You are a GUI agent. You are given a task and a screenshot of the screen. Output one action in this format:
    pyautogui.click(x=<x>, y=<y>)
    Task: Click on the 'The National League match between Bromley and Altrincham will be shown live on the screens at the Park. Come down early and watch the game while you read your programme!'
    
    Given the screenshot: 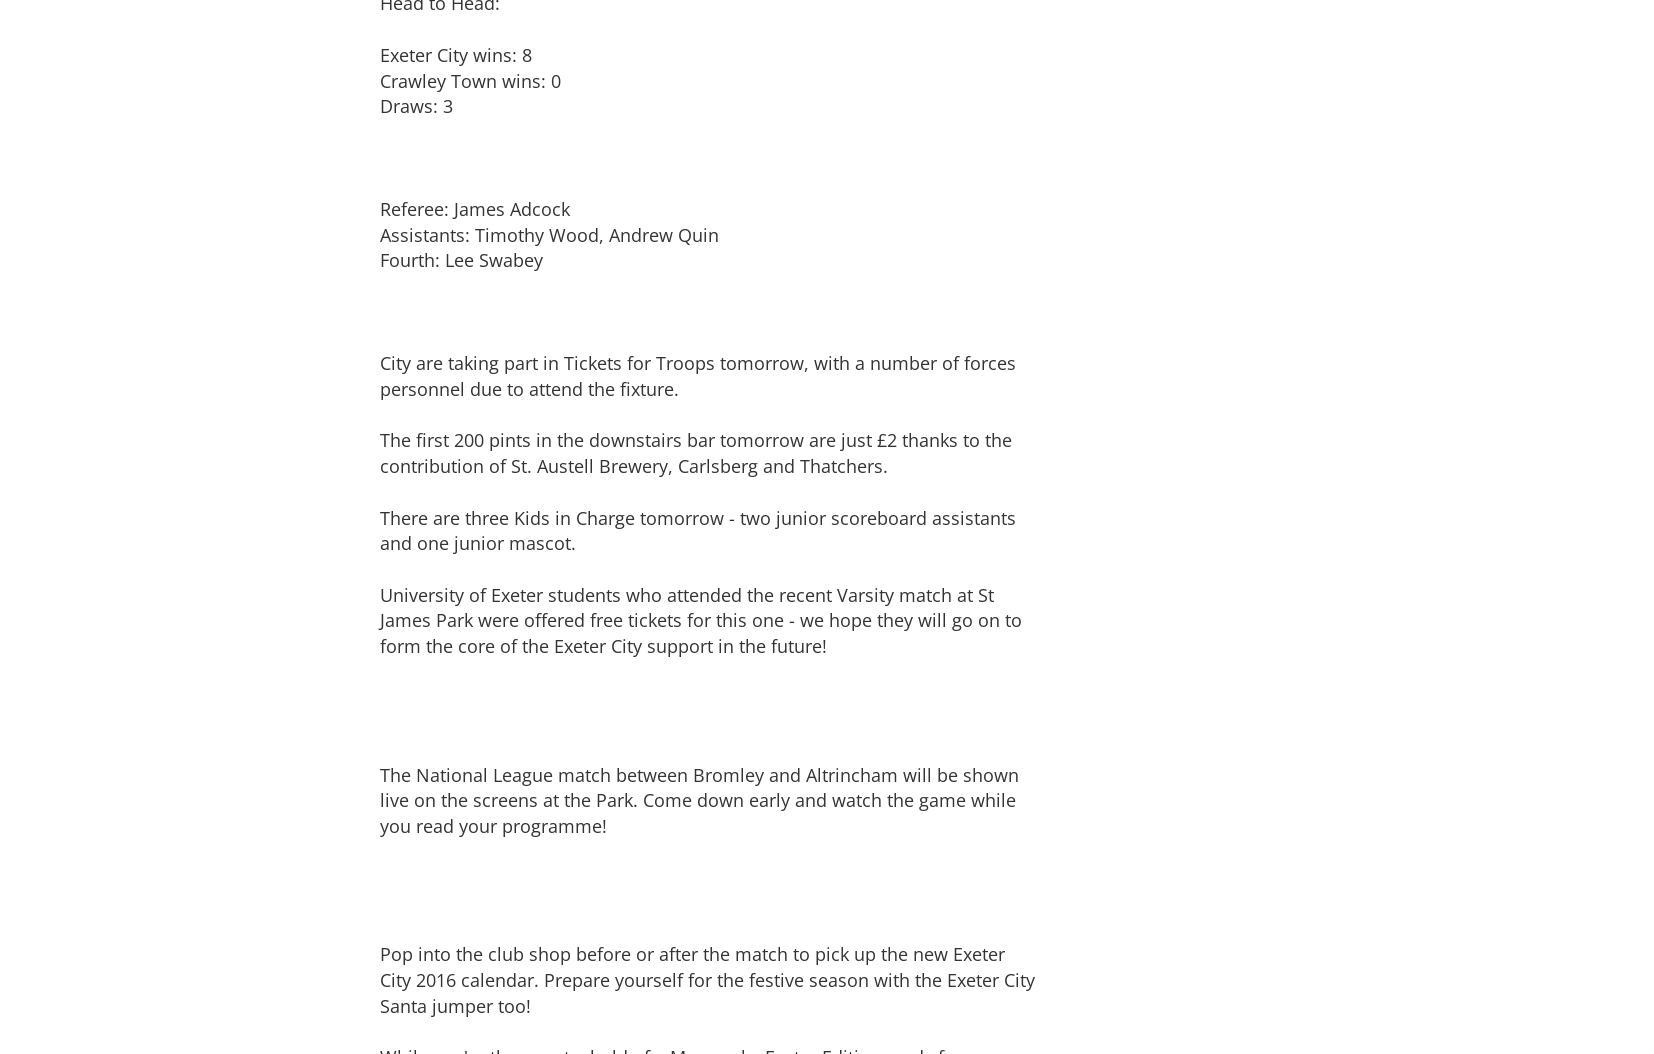 What is the action you would take?
    pyautogui.click(x=699, y=798)
    